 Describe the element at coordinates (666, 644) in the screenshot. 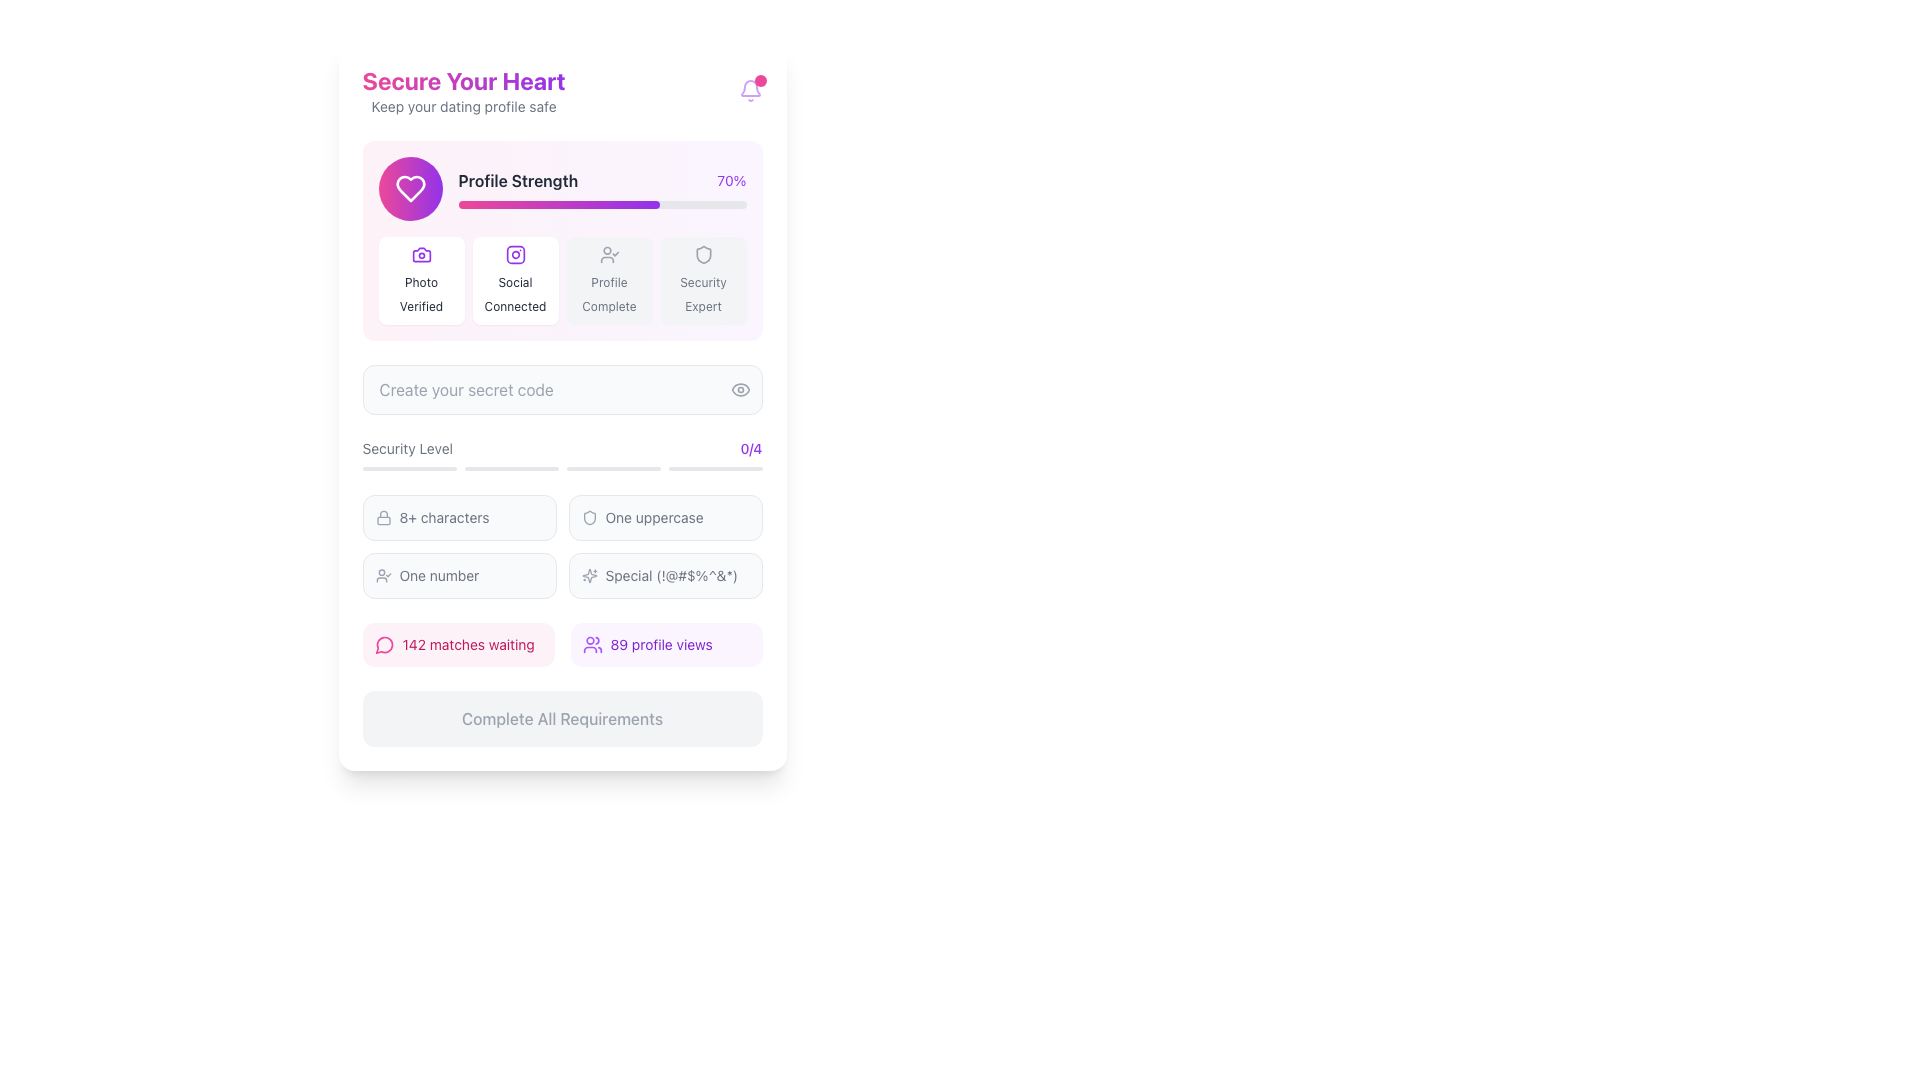

I see `information displayed in the informational display showing profile views, located at the bottom-center of the card interface, to the right of the item stating '142 matches waiting.'` at that location.